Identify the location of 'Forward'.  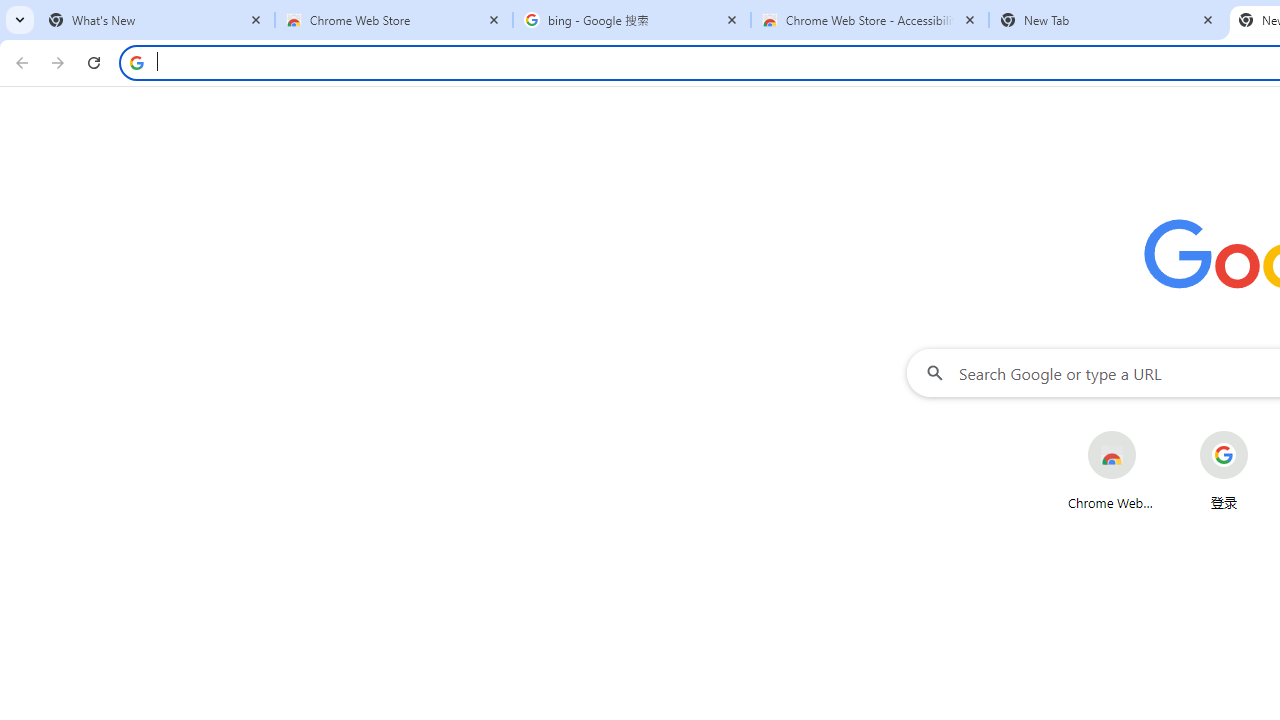
(58, 61).